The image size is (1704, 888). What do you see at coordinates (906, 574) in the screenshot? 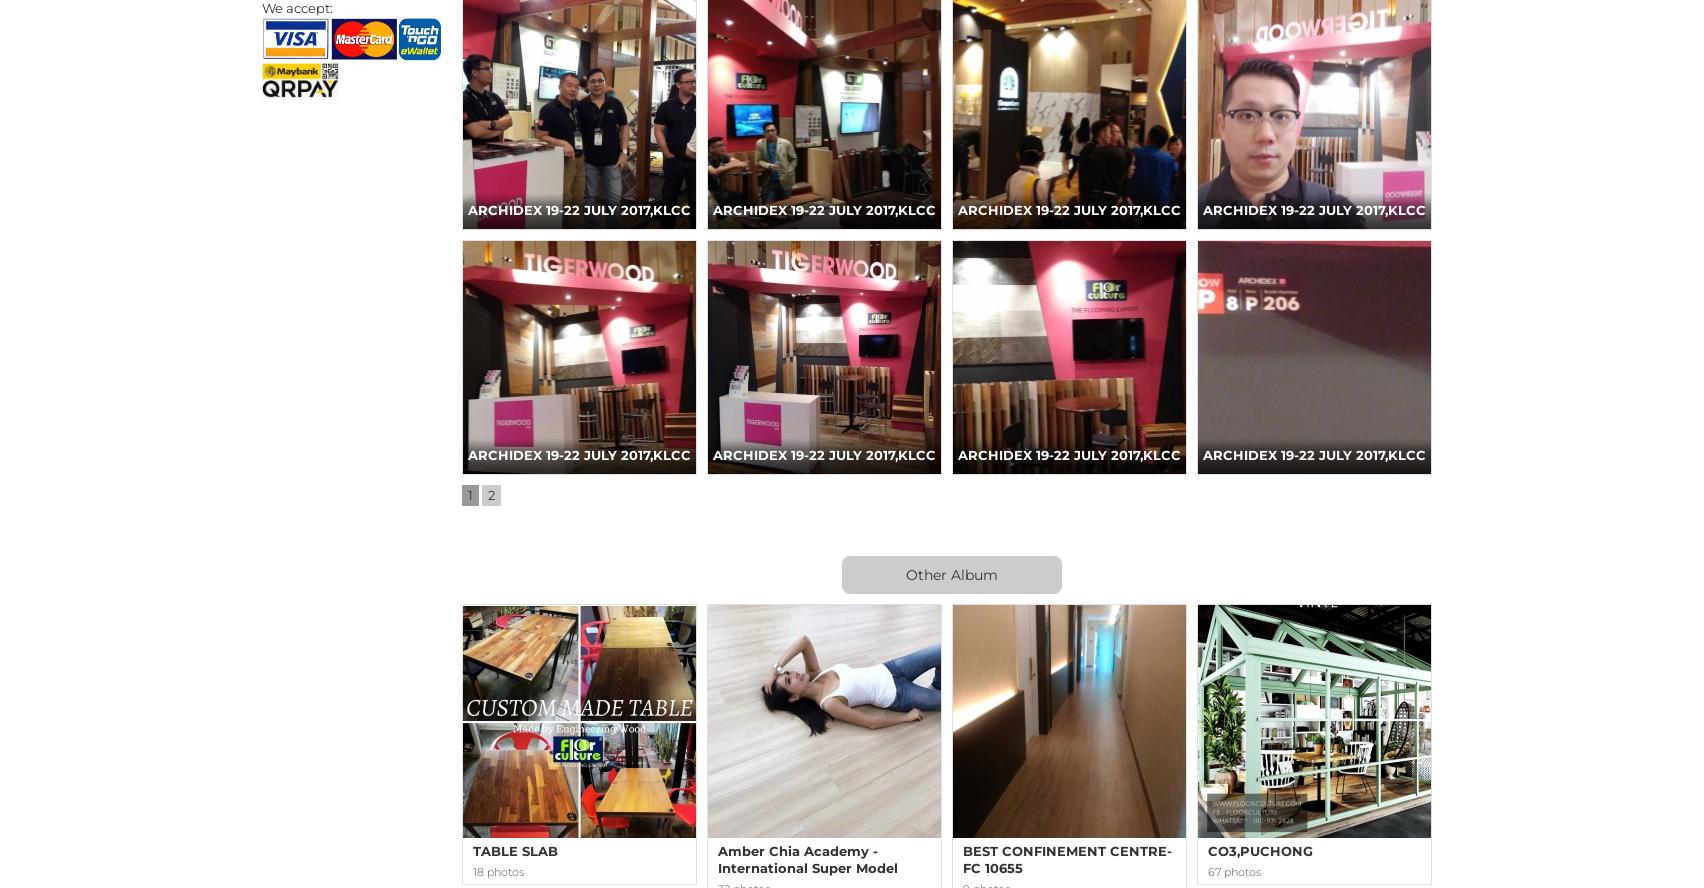
I see `'Other Album'` at bounding box center [906, 574].